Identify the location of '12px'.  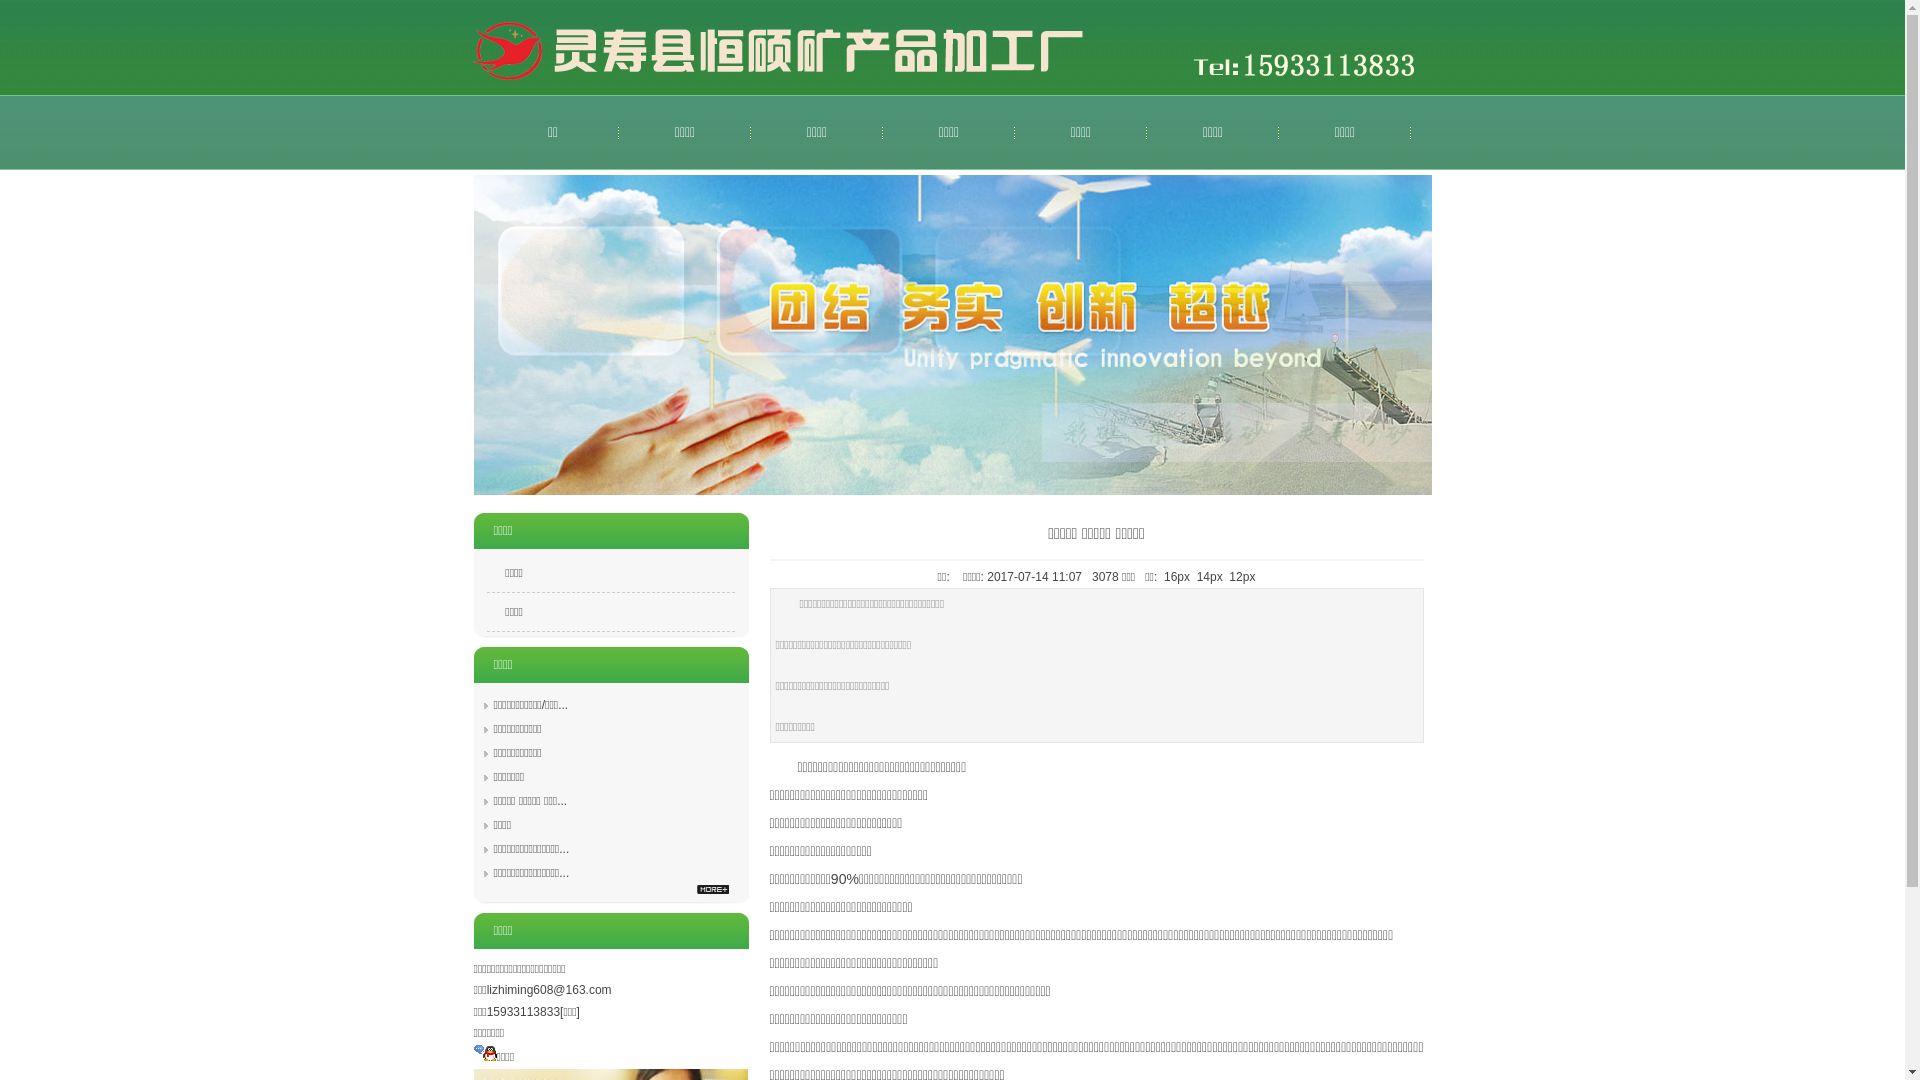
(1241, 577).